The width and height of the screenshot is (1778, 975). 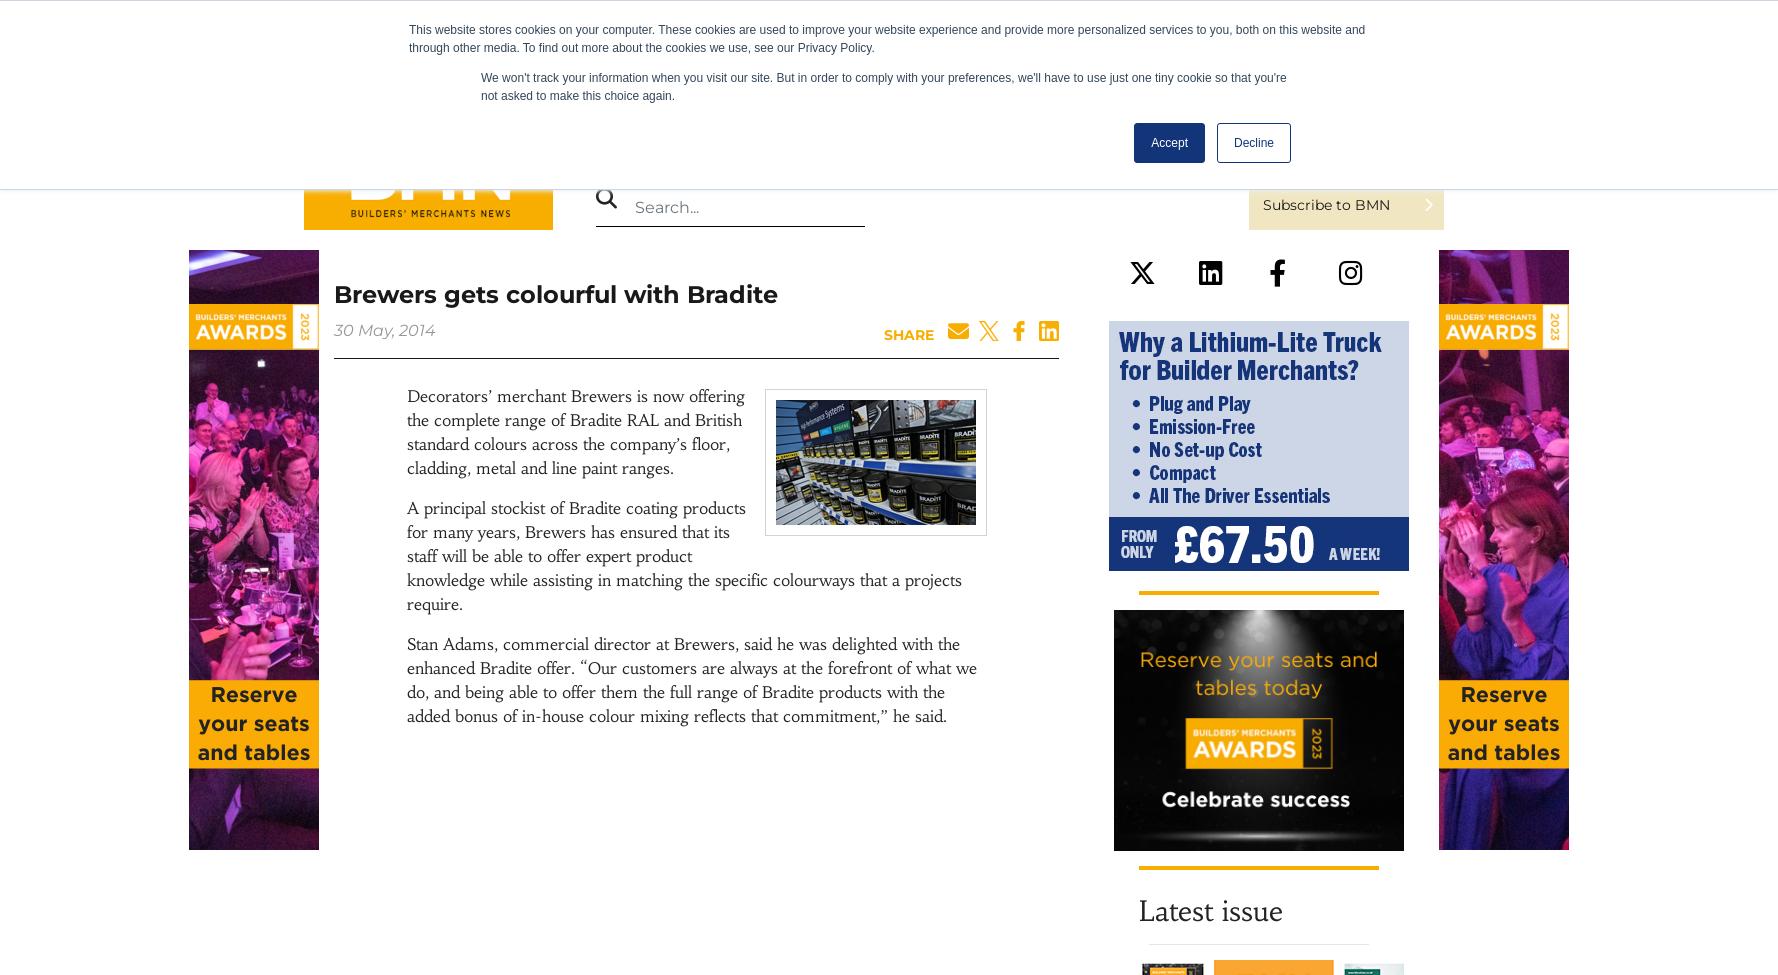 I want to click on 'Decline', so click(x=1252, y=142).